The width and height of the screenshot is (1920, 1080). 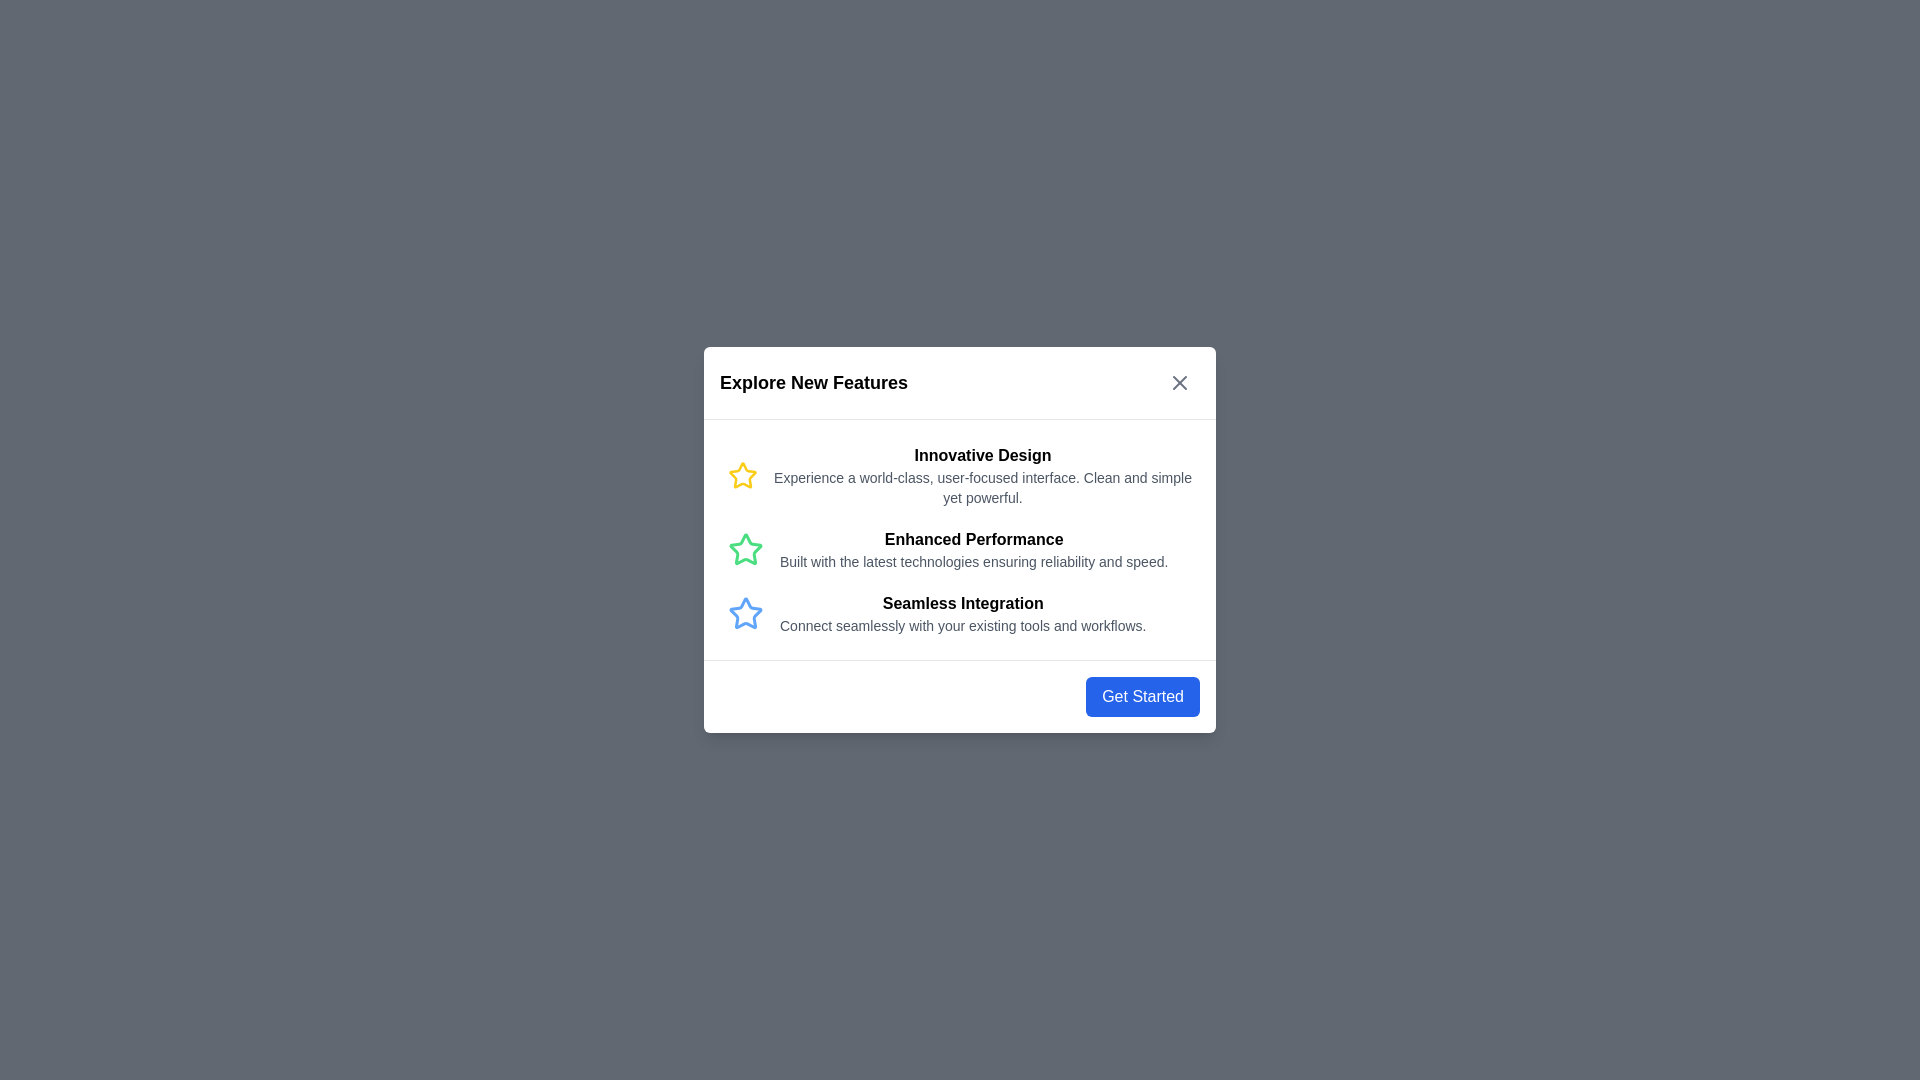 I want to click on the Feature highlight section located in the dialog titled 'Explore New Features', positioned between the close button and the 'Get Started' button, so click(x=960, y=540).